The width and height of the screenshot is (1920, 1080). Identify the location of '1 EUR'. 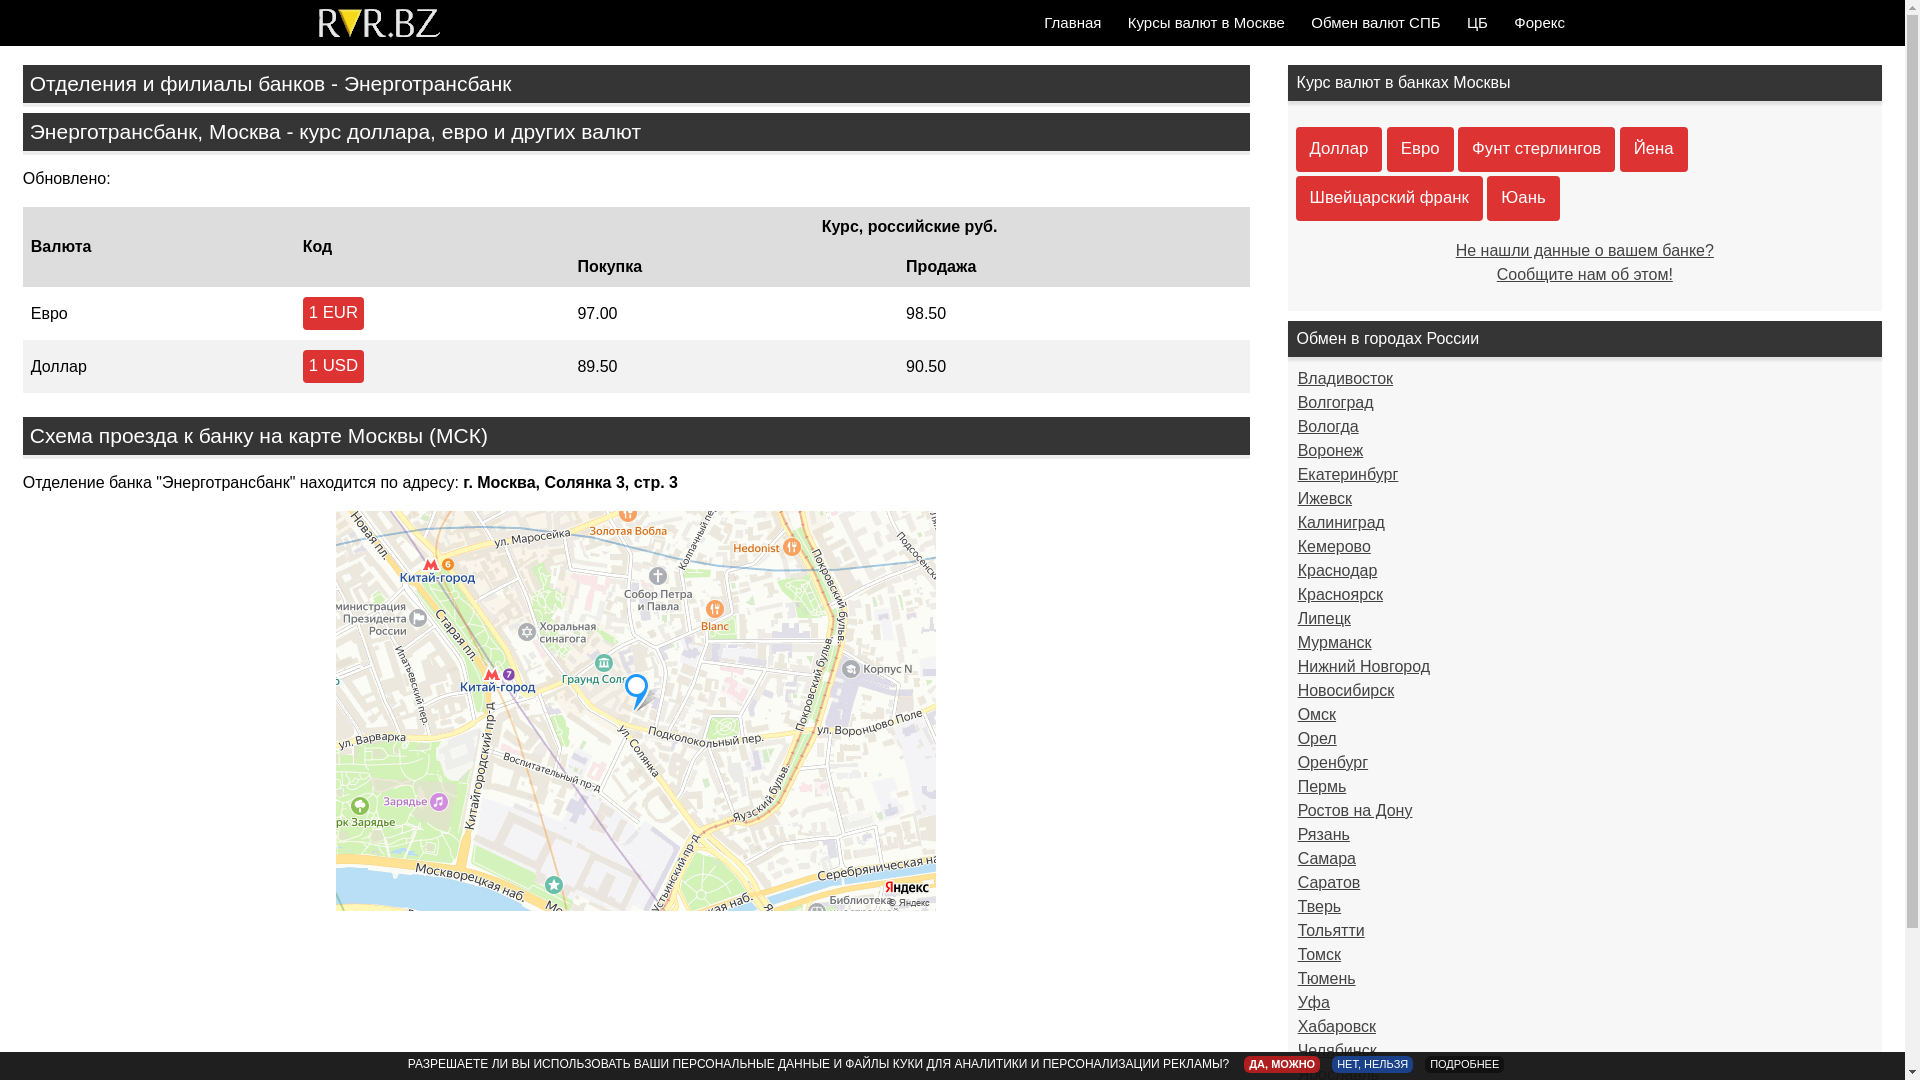
(333, 313).